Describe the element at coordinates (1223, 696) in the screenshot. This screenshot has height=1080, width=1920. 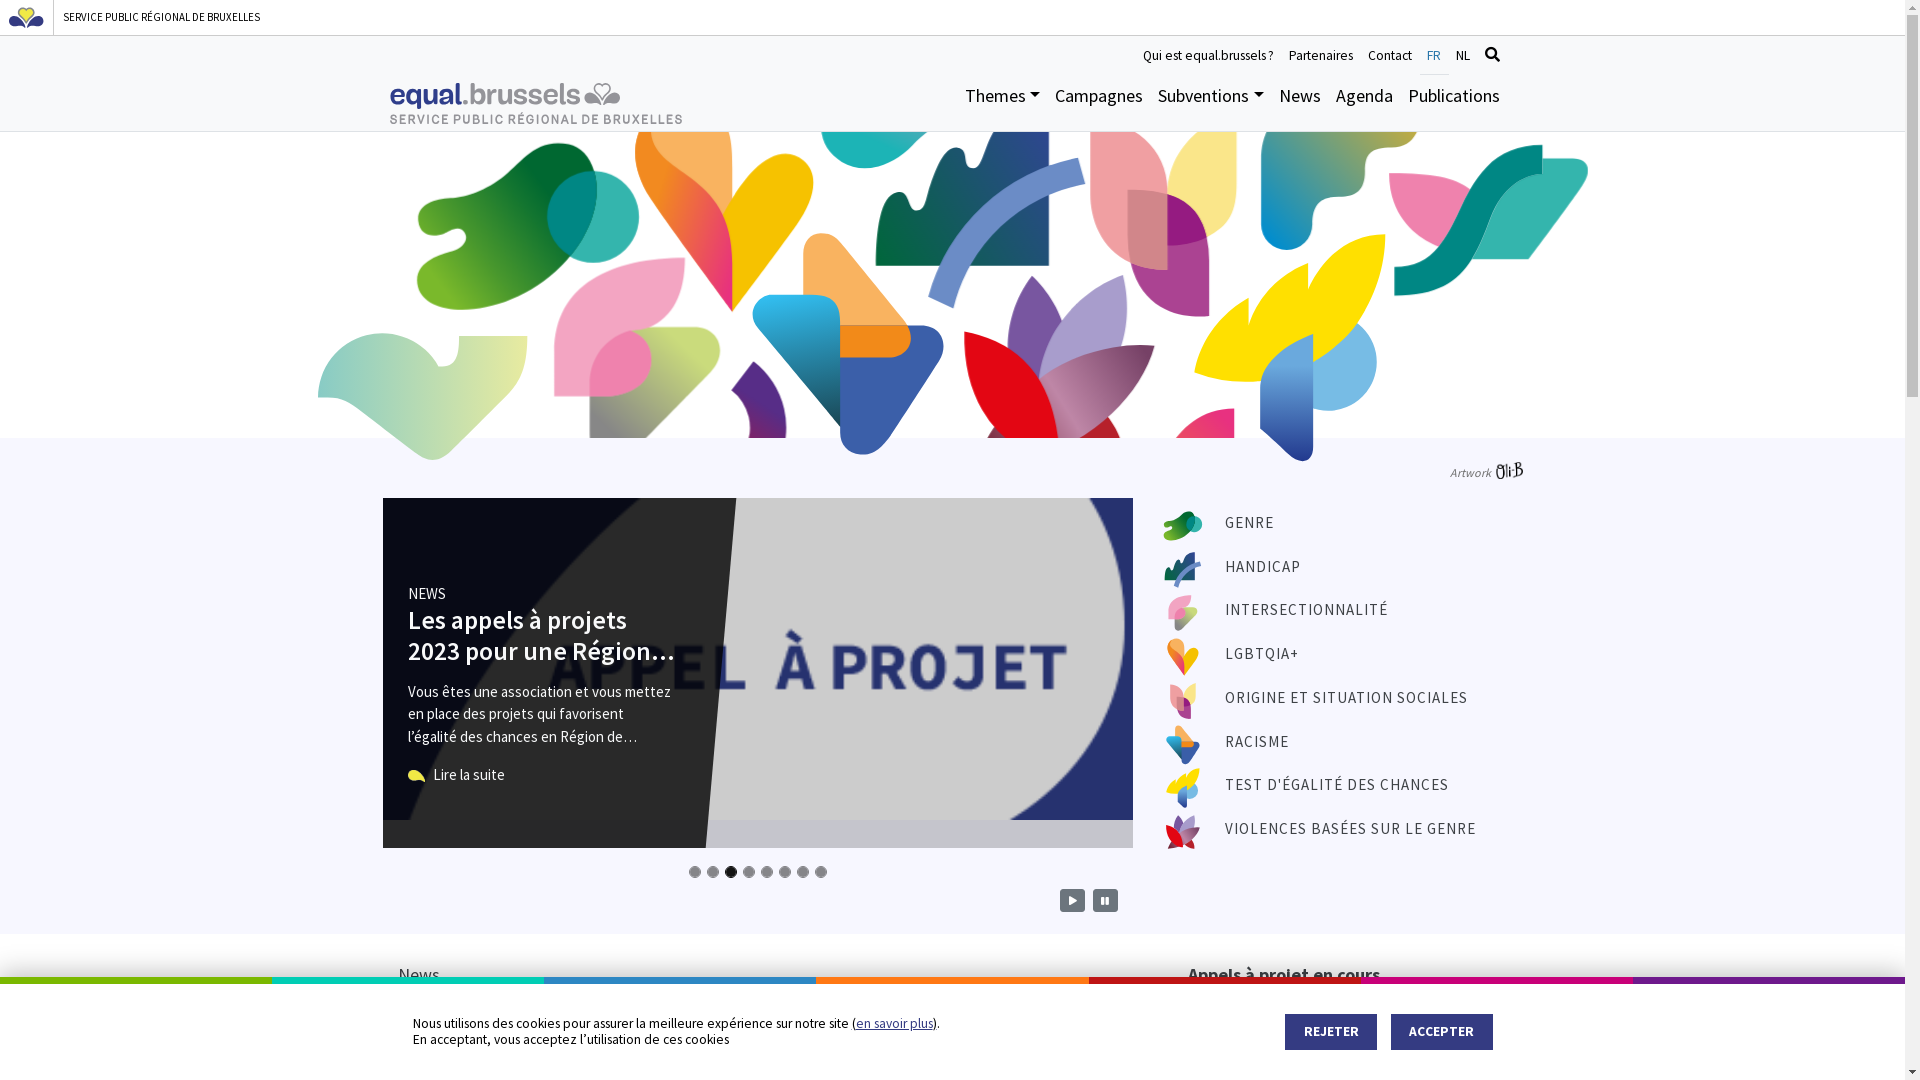
I see `'ORIGINE ET SITUATION SOCIALES'` at that location.